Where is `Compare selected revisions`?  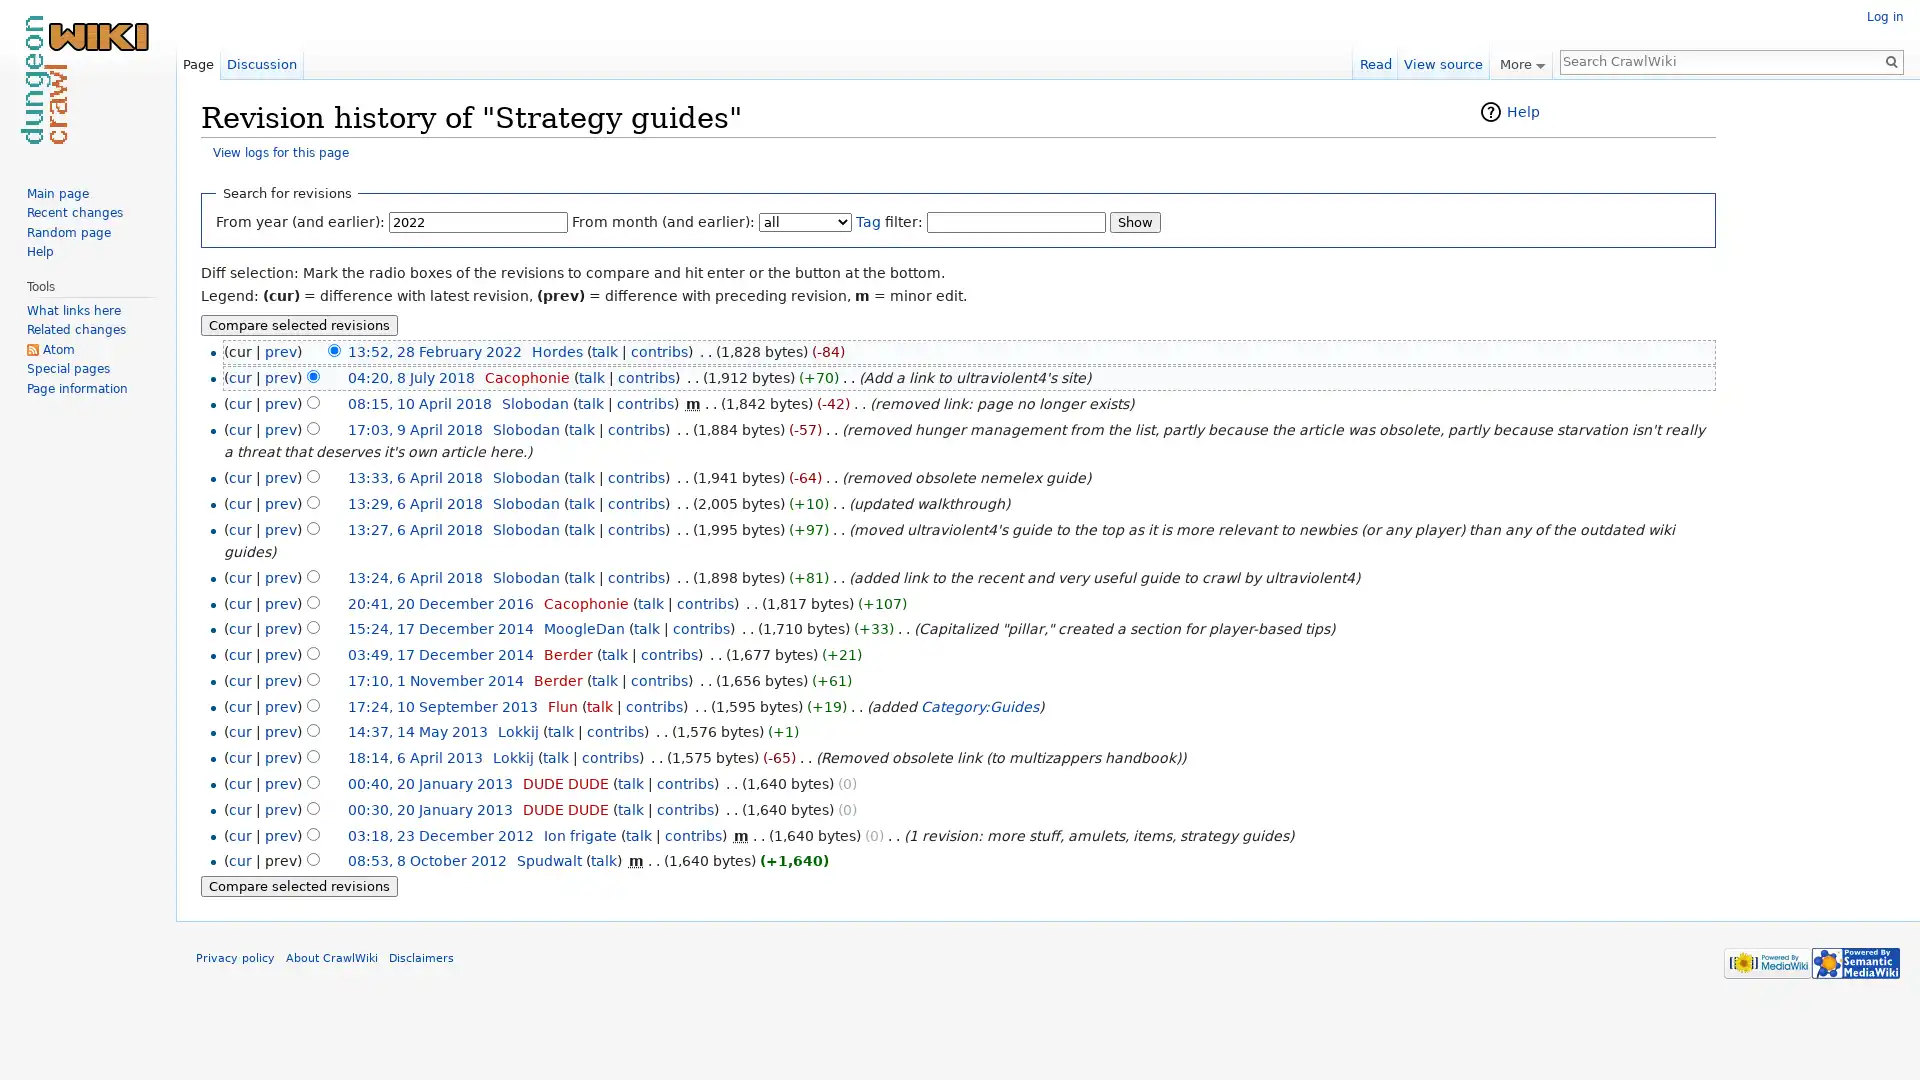
Compare selected revisions is located at coordinates (298, 323).